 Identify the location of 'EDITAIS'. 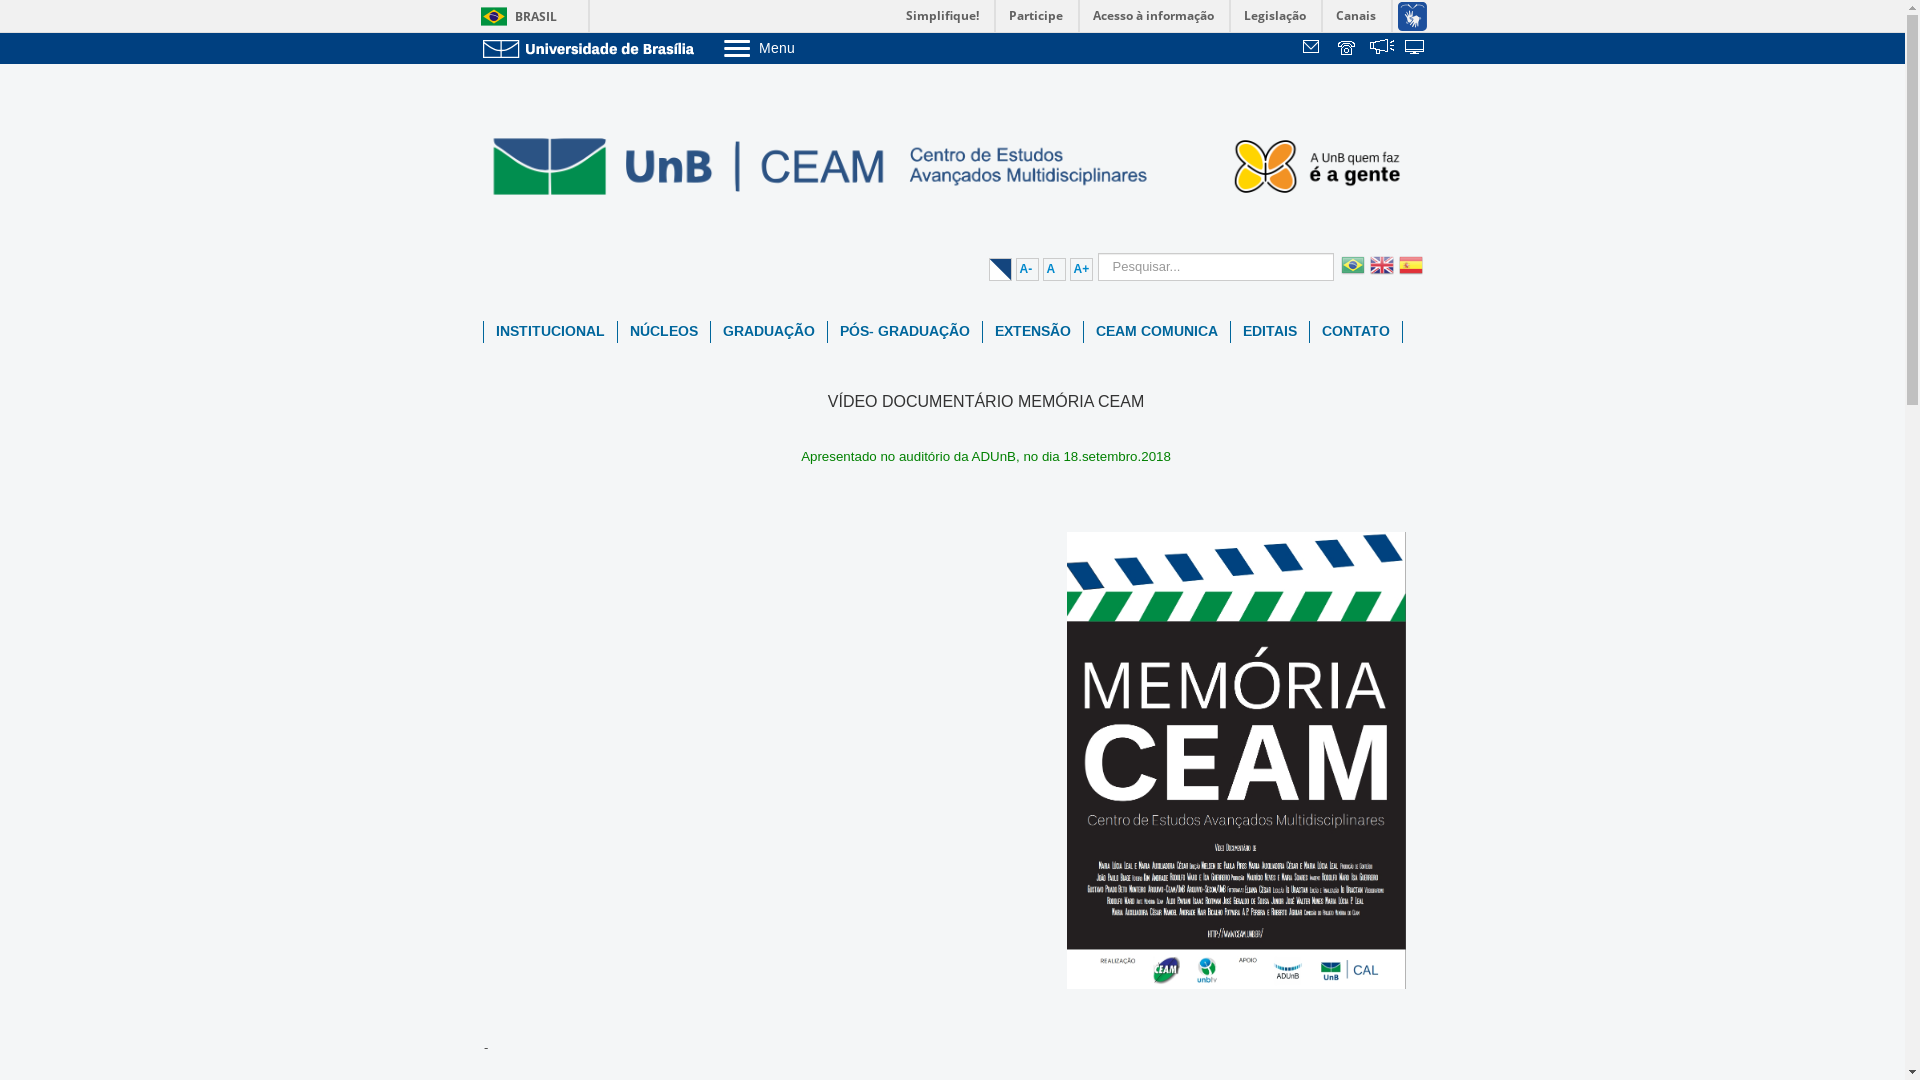
(1228, 330).